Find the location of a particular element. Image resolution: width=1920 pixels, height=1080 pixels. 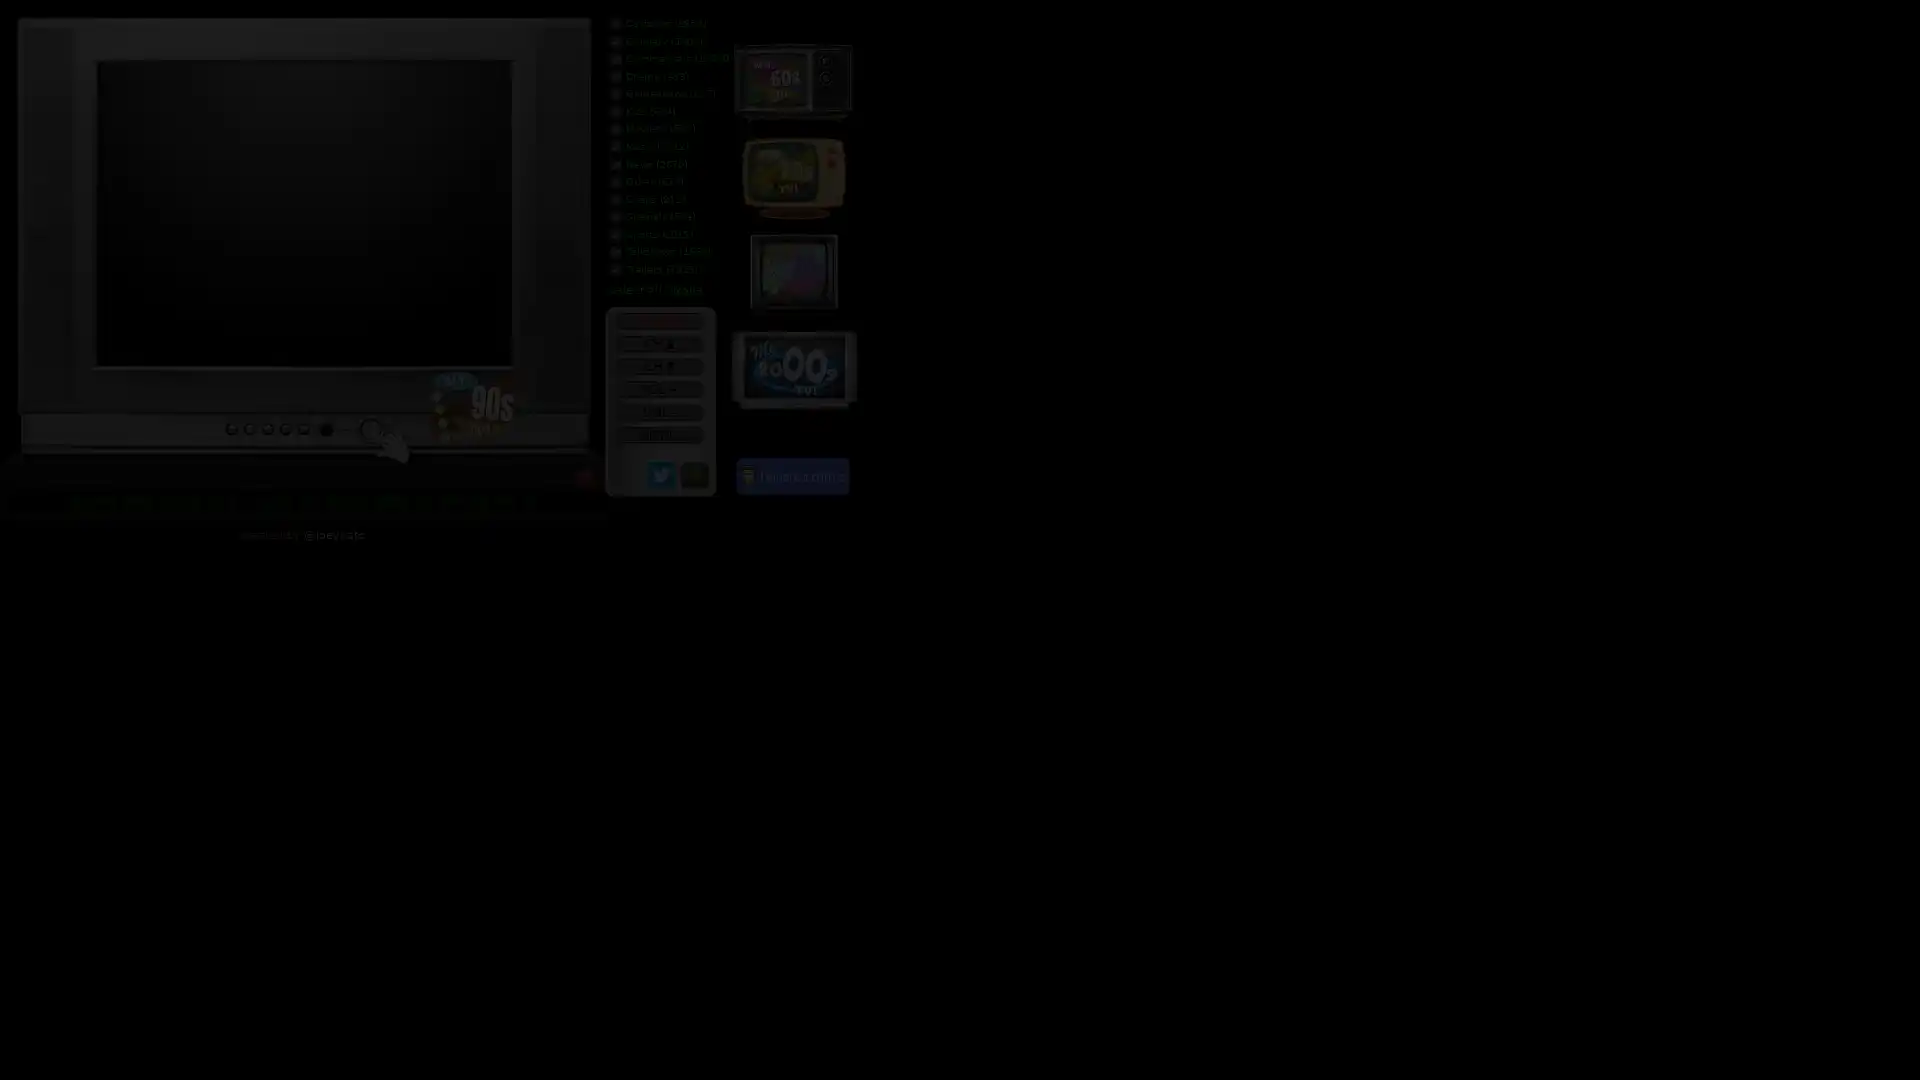

CH is located at coordinates (658, 342).